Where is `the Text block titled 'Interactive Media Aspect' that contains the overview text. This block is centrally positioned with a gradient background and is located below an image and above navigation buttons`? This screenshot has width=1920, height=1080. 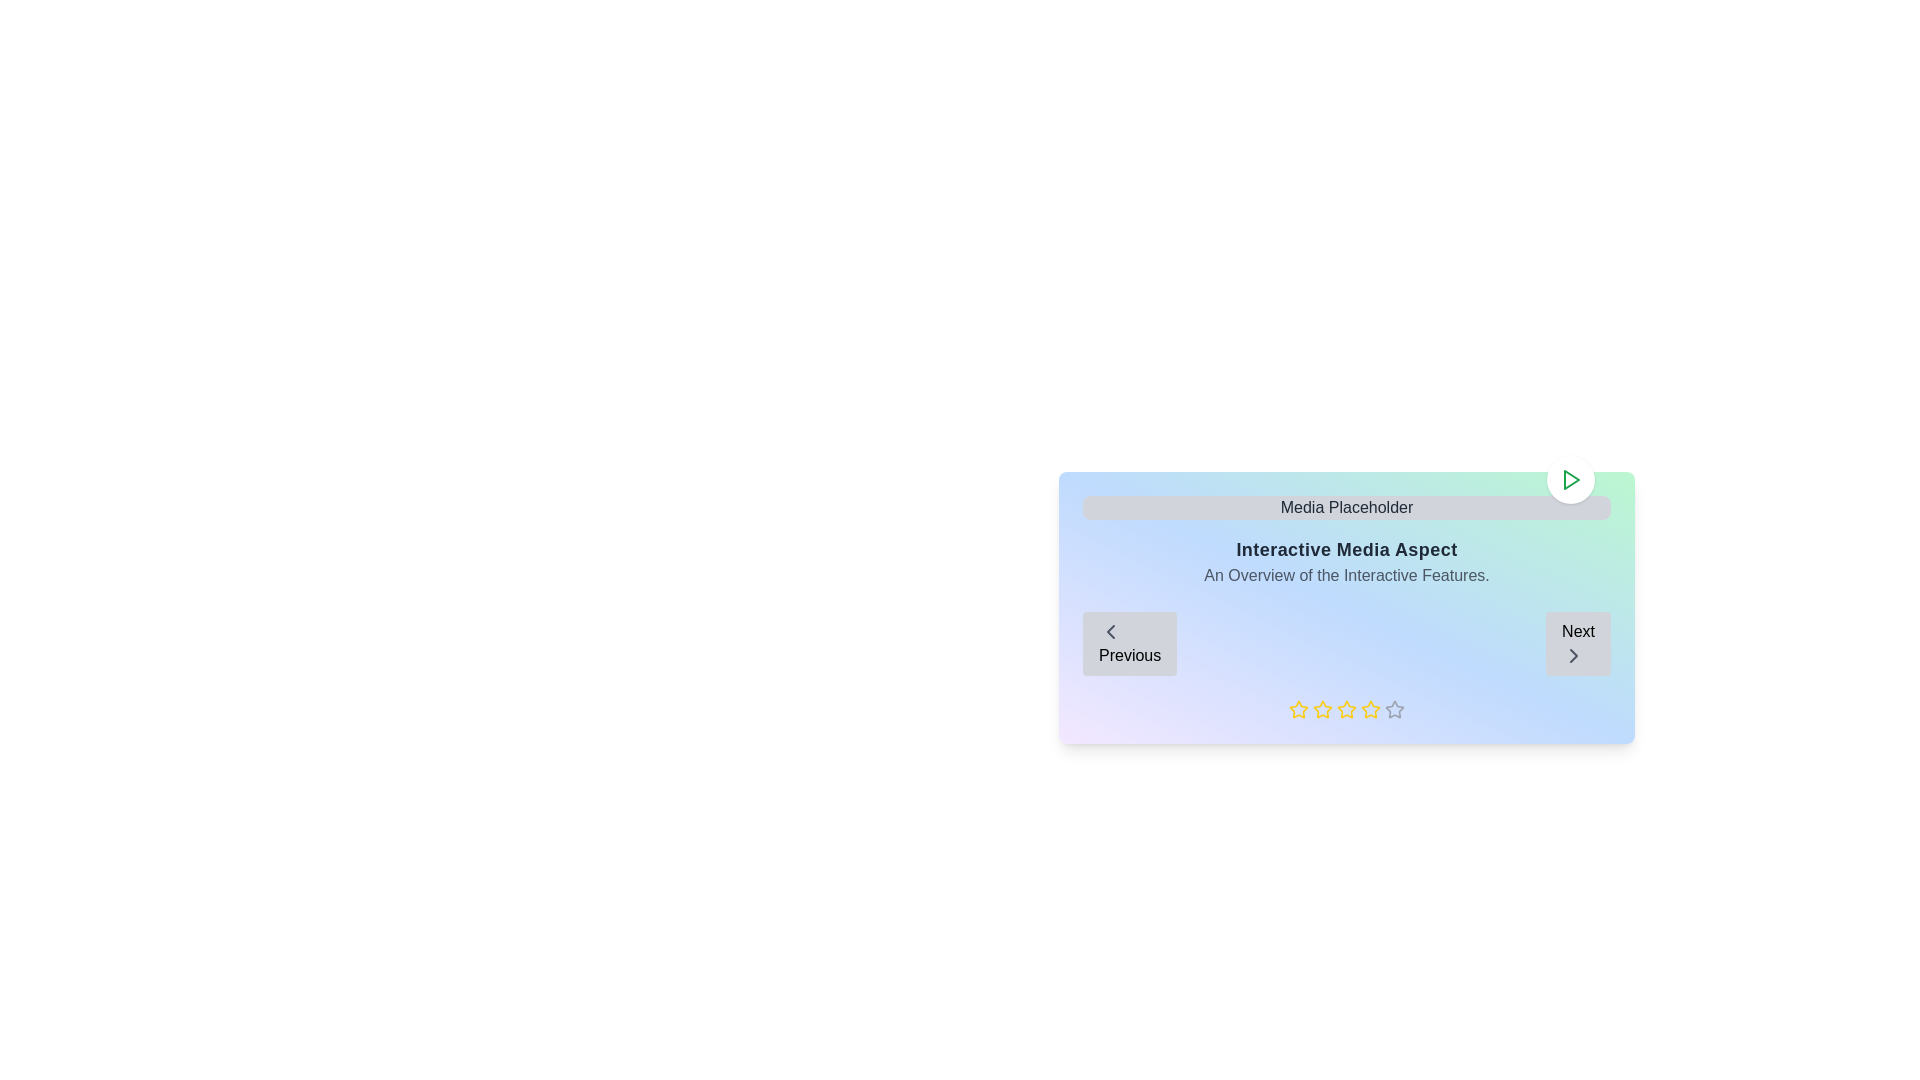 the Text block titled 'Interactive Media Aspect' that contains the overview text. This block is centrally positioned with a gradient background and is located below an image and above navigation buttons is located at coordinates (1347, 562).